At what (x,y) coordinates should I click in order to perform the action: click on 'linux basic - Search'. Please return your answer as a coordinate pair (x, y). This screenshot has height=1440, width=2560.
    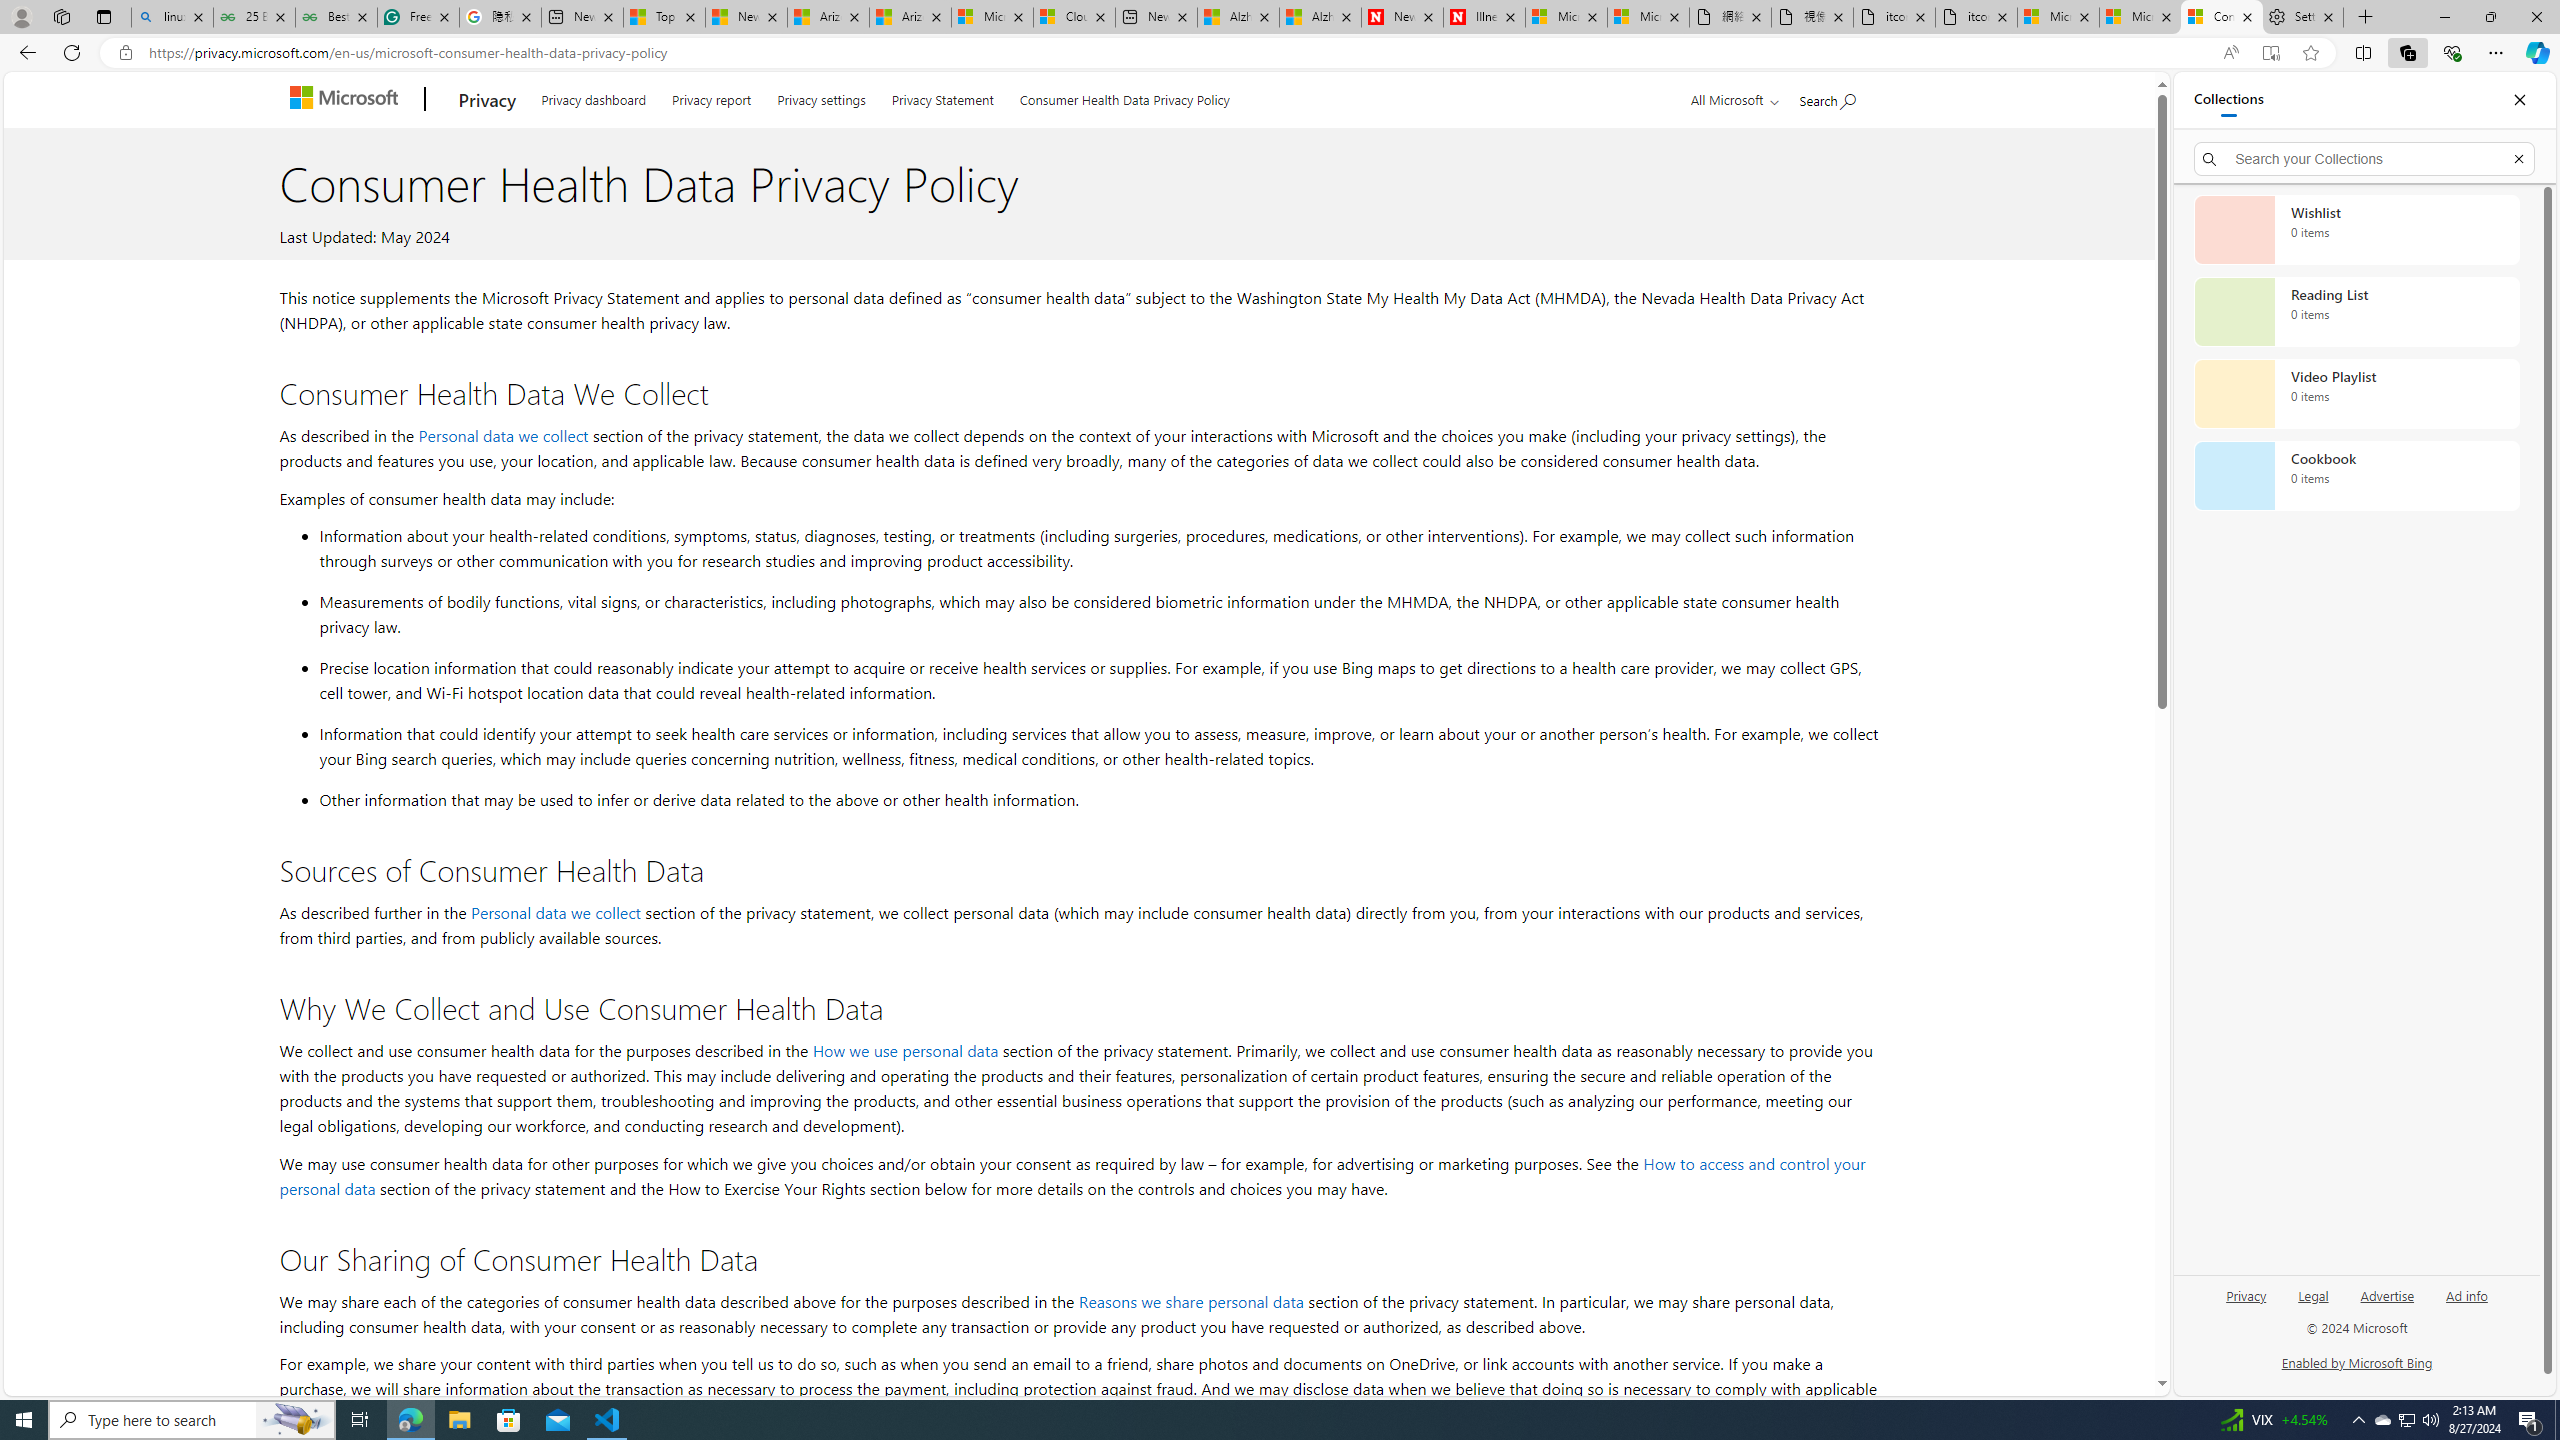
    Looking at the image, I should click on (171, 16).